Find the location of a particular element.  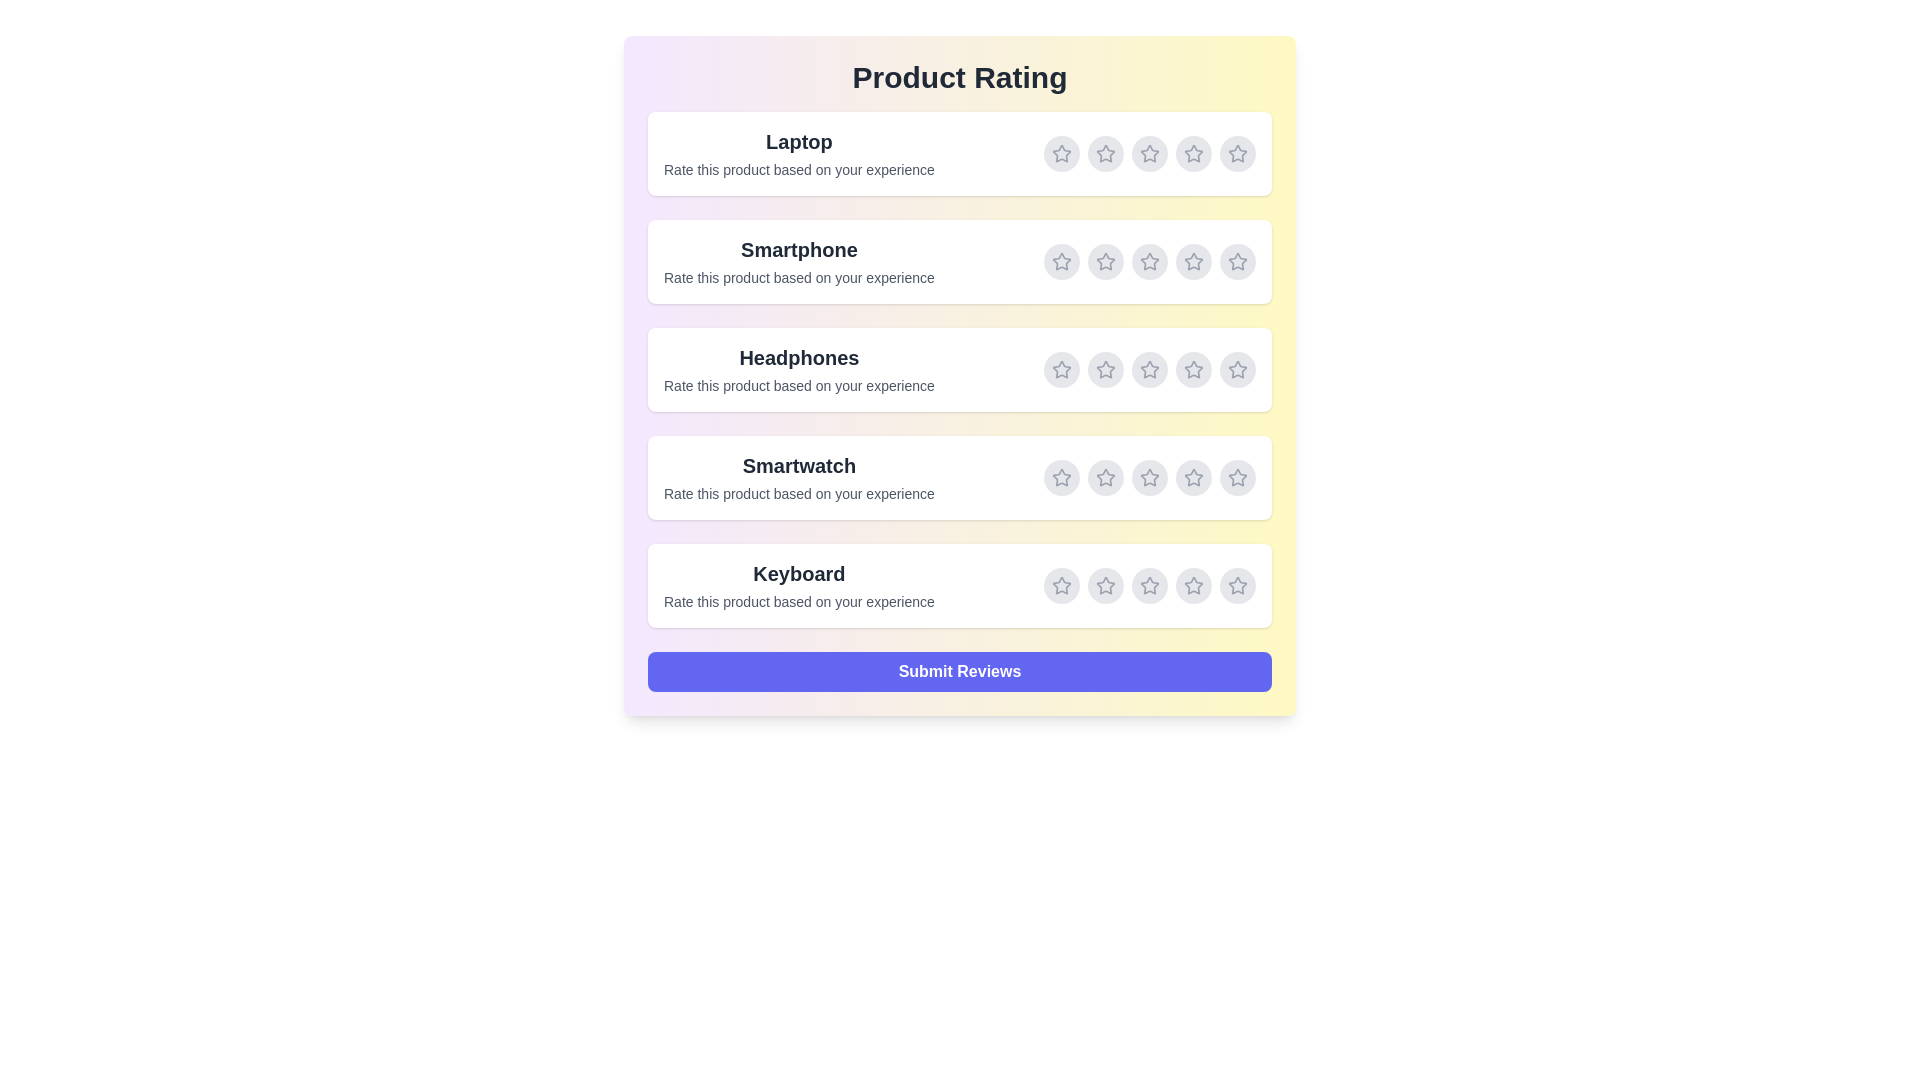

the rating for Keyboard to 3 stars is located at coordinates (1150, 585).